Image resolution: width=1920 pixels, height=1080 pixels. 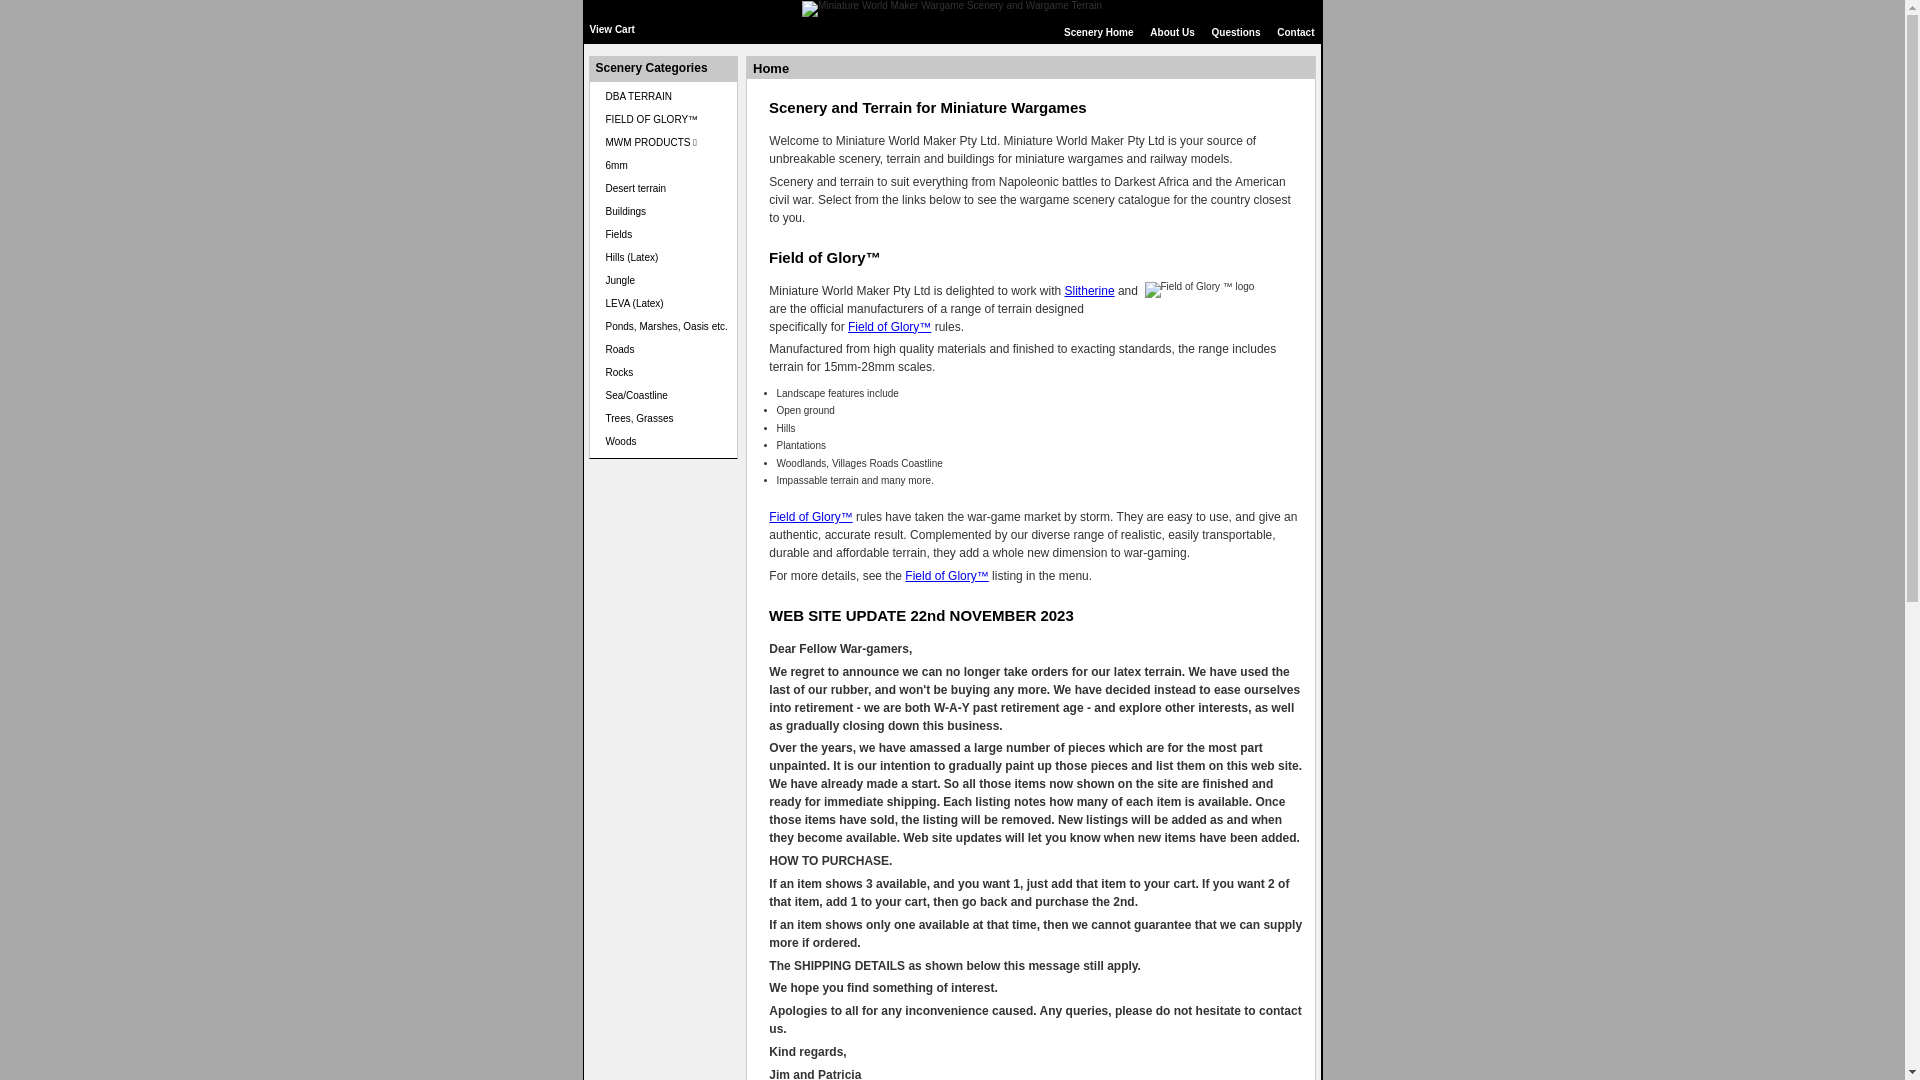 I want to click on 'Contact', so click(x=1295, y=32).